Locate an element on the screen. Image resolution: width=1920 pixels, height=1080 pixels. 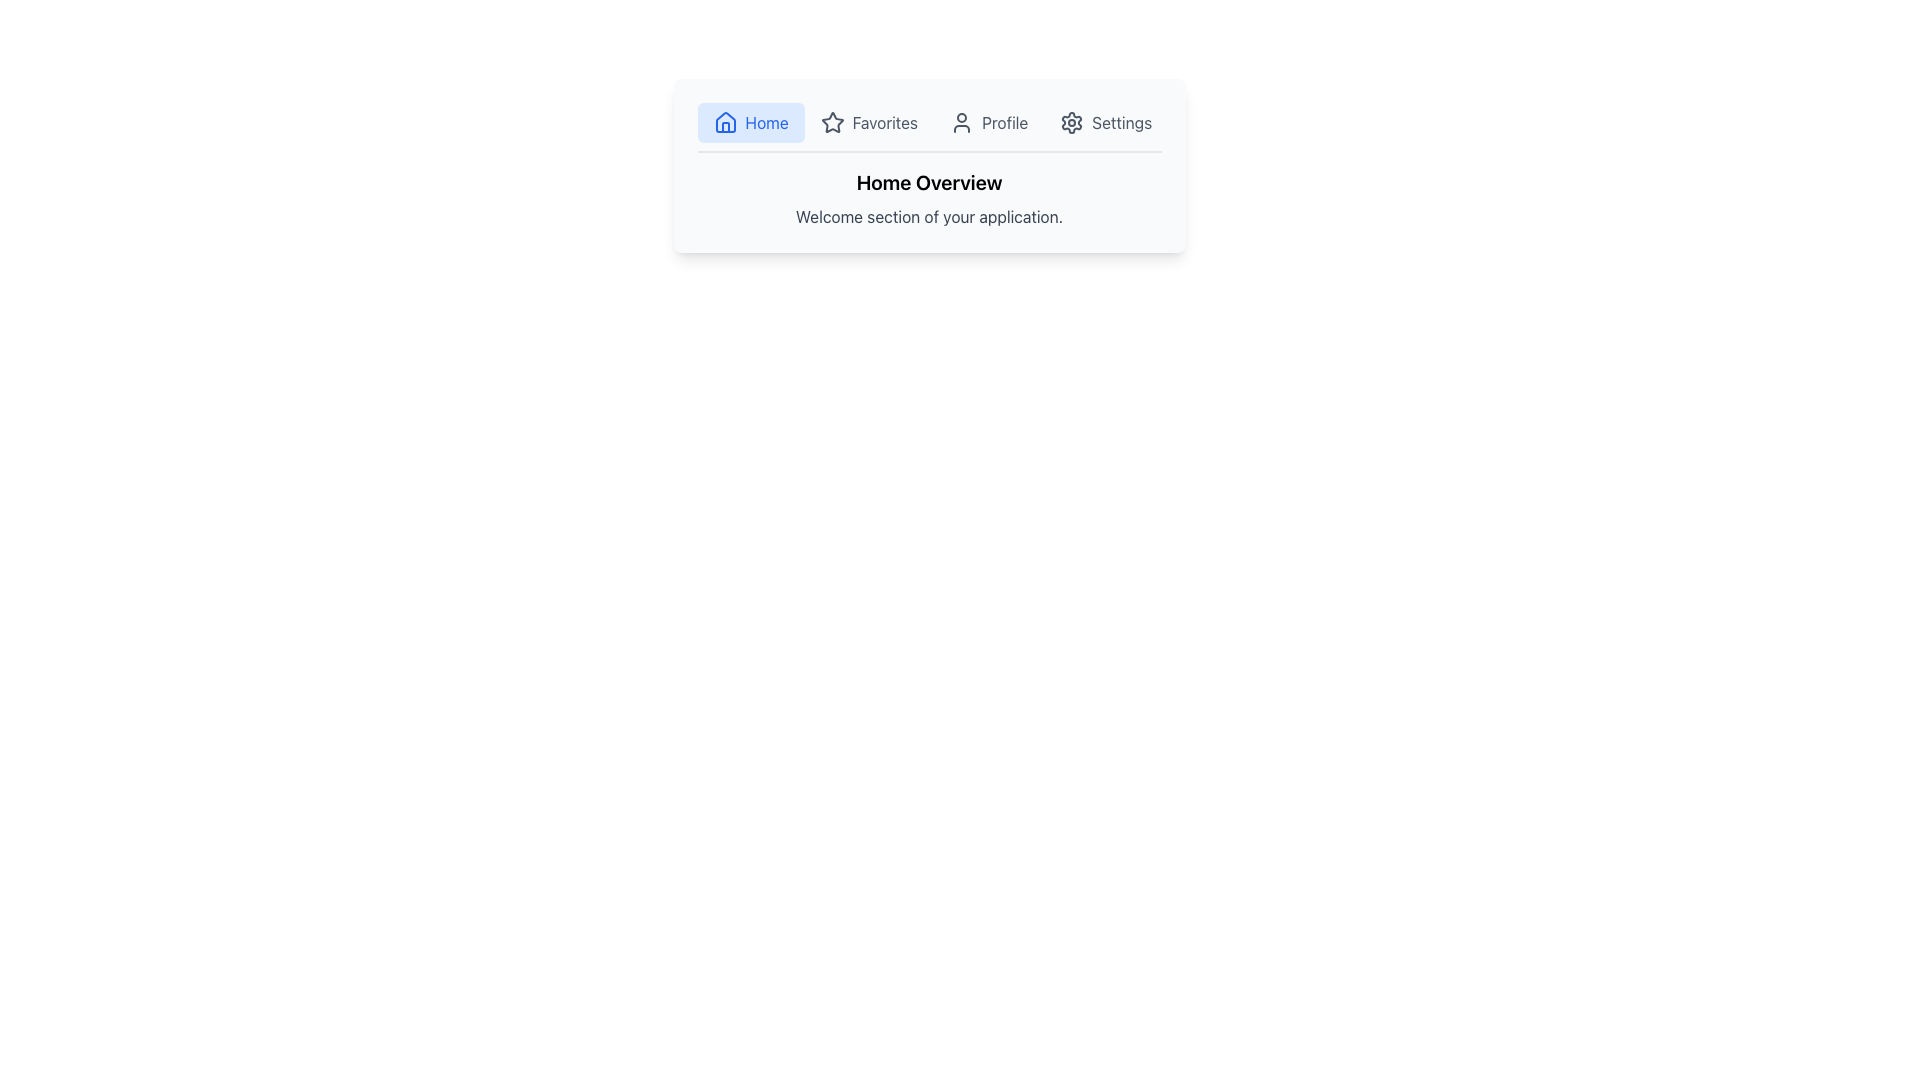
the 'Home' text label located to the immediate right of the house icon in the navigation menu is located at coordinates (766, 123).